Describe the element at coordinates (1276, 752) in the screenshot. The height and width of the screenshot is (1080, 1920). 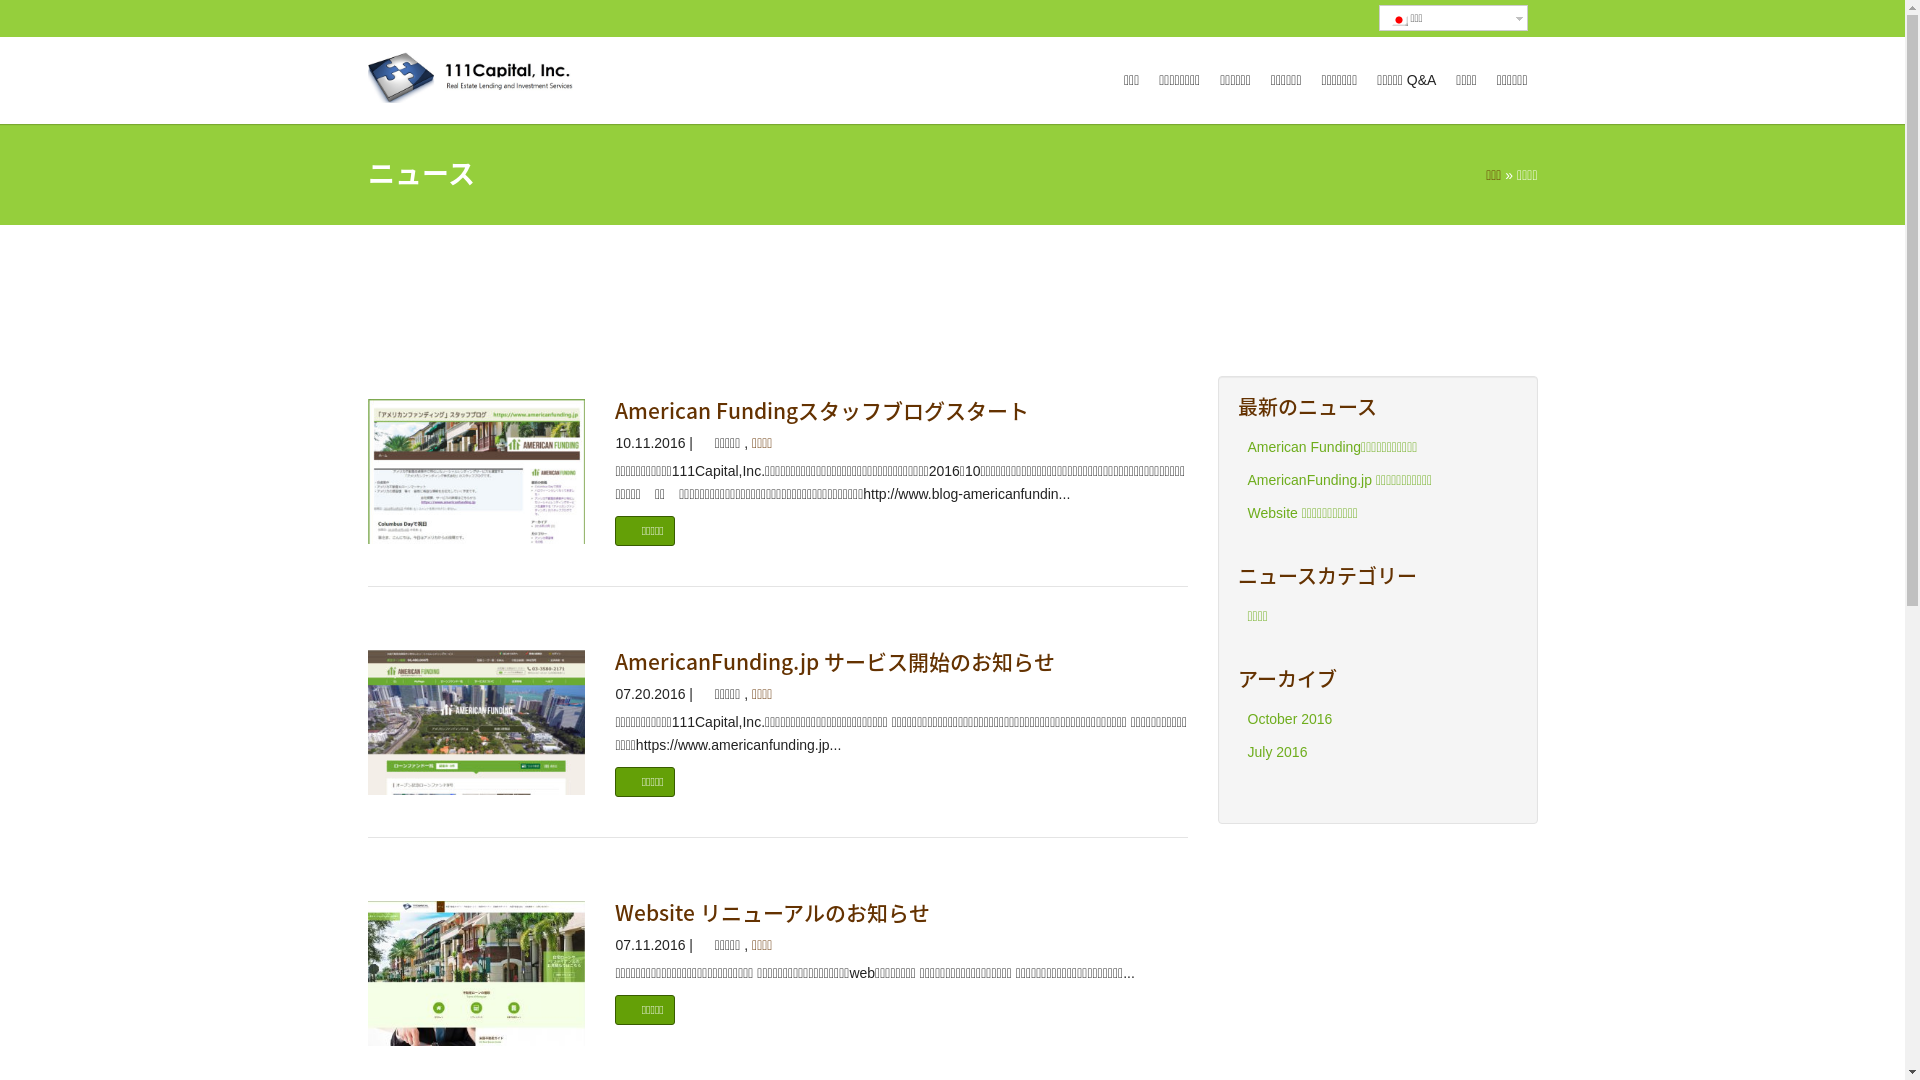
I see `'July 2016'` at that location.